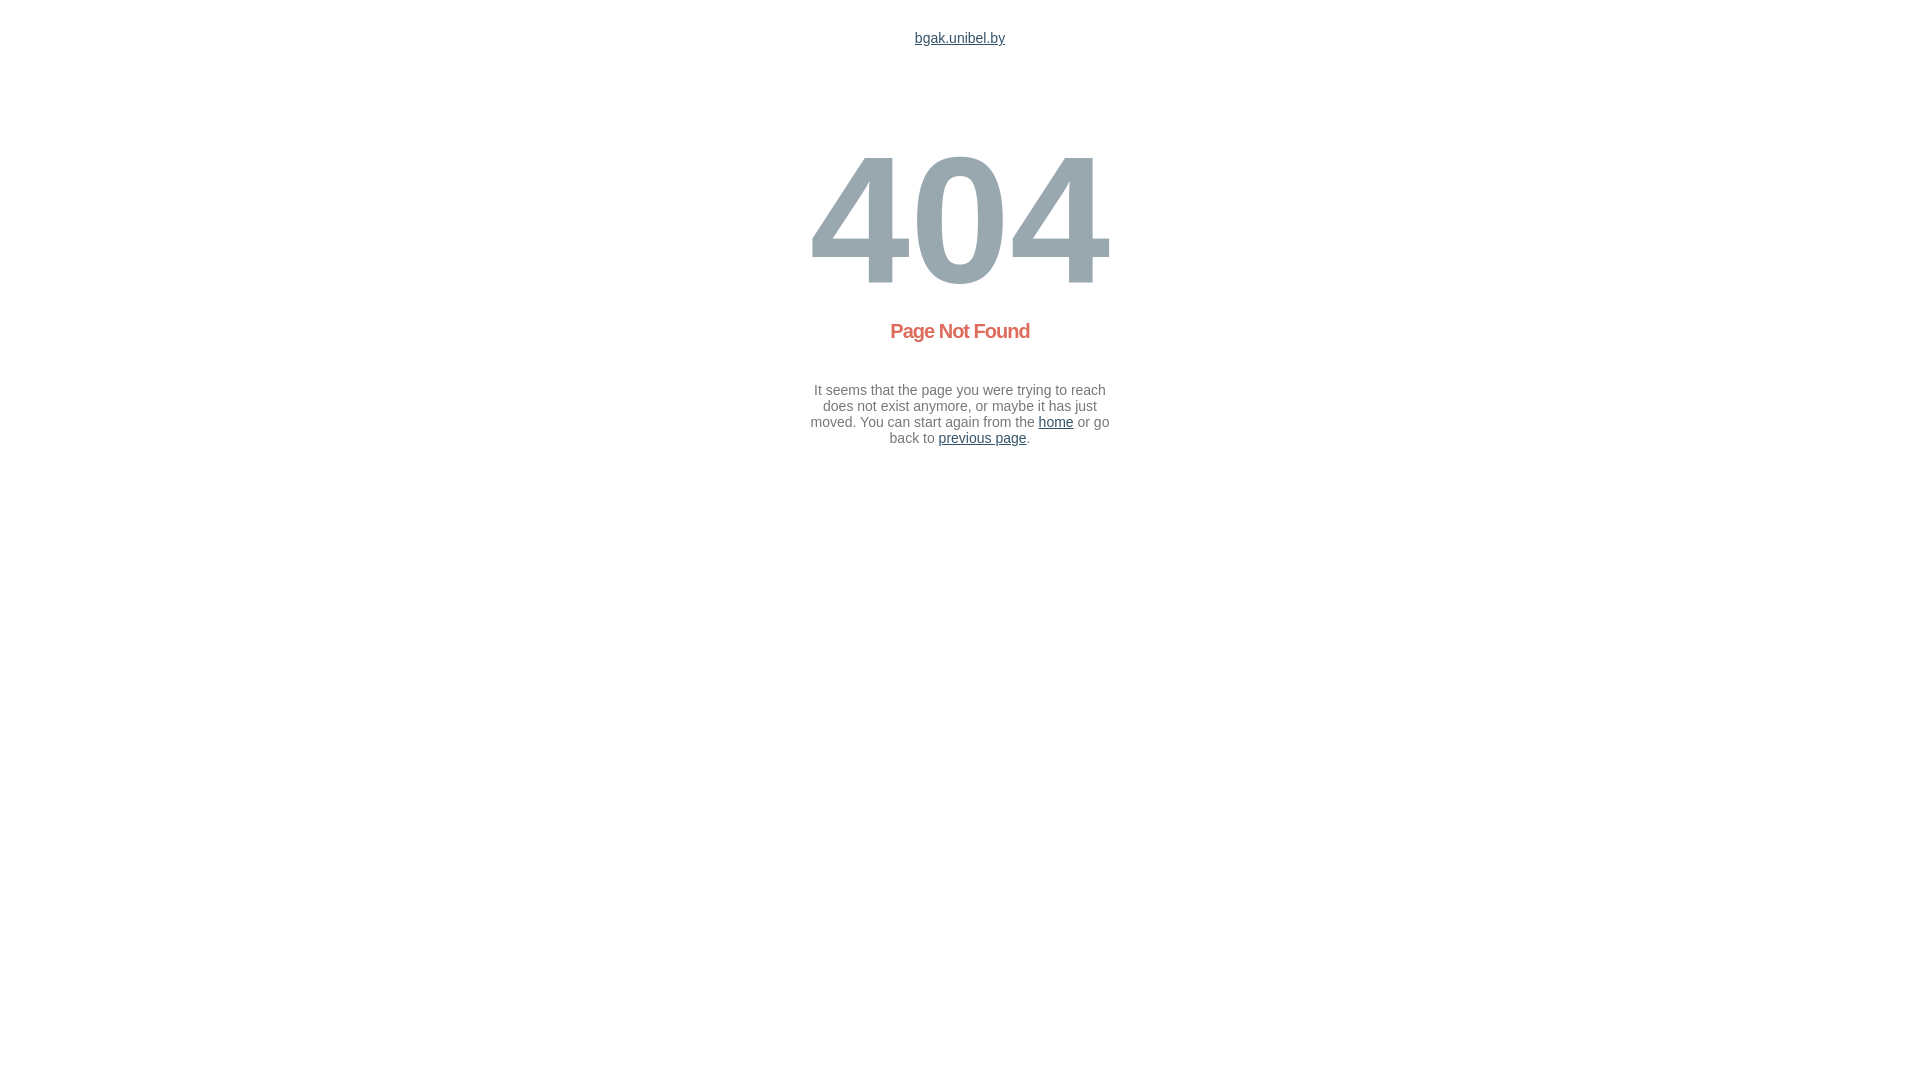 The width and height of the screenshot is (1920, 1080). What do you see at coordinates (960, 38) in the screenshot?
I see `'bgak.unibel.by'` at bounding box center [960, 38].